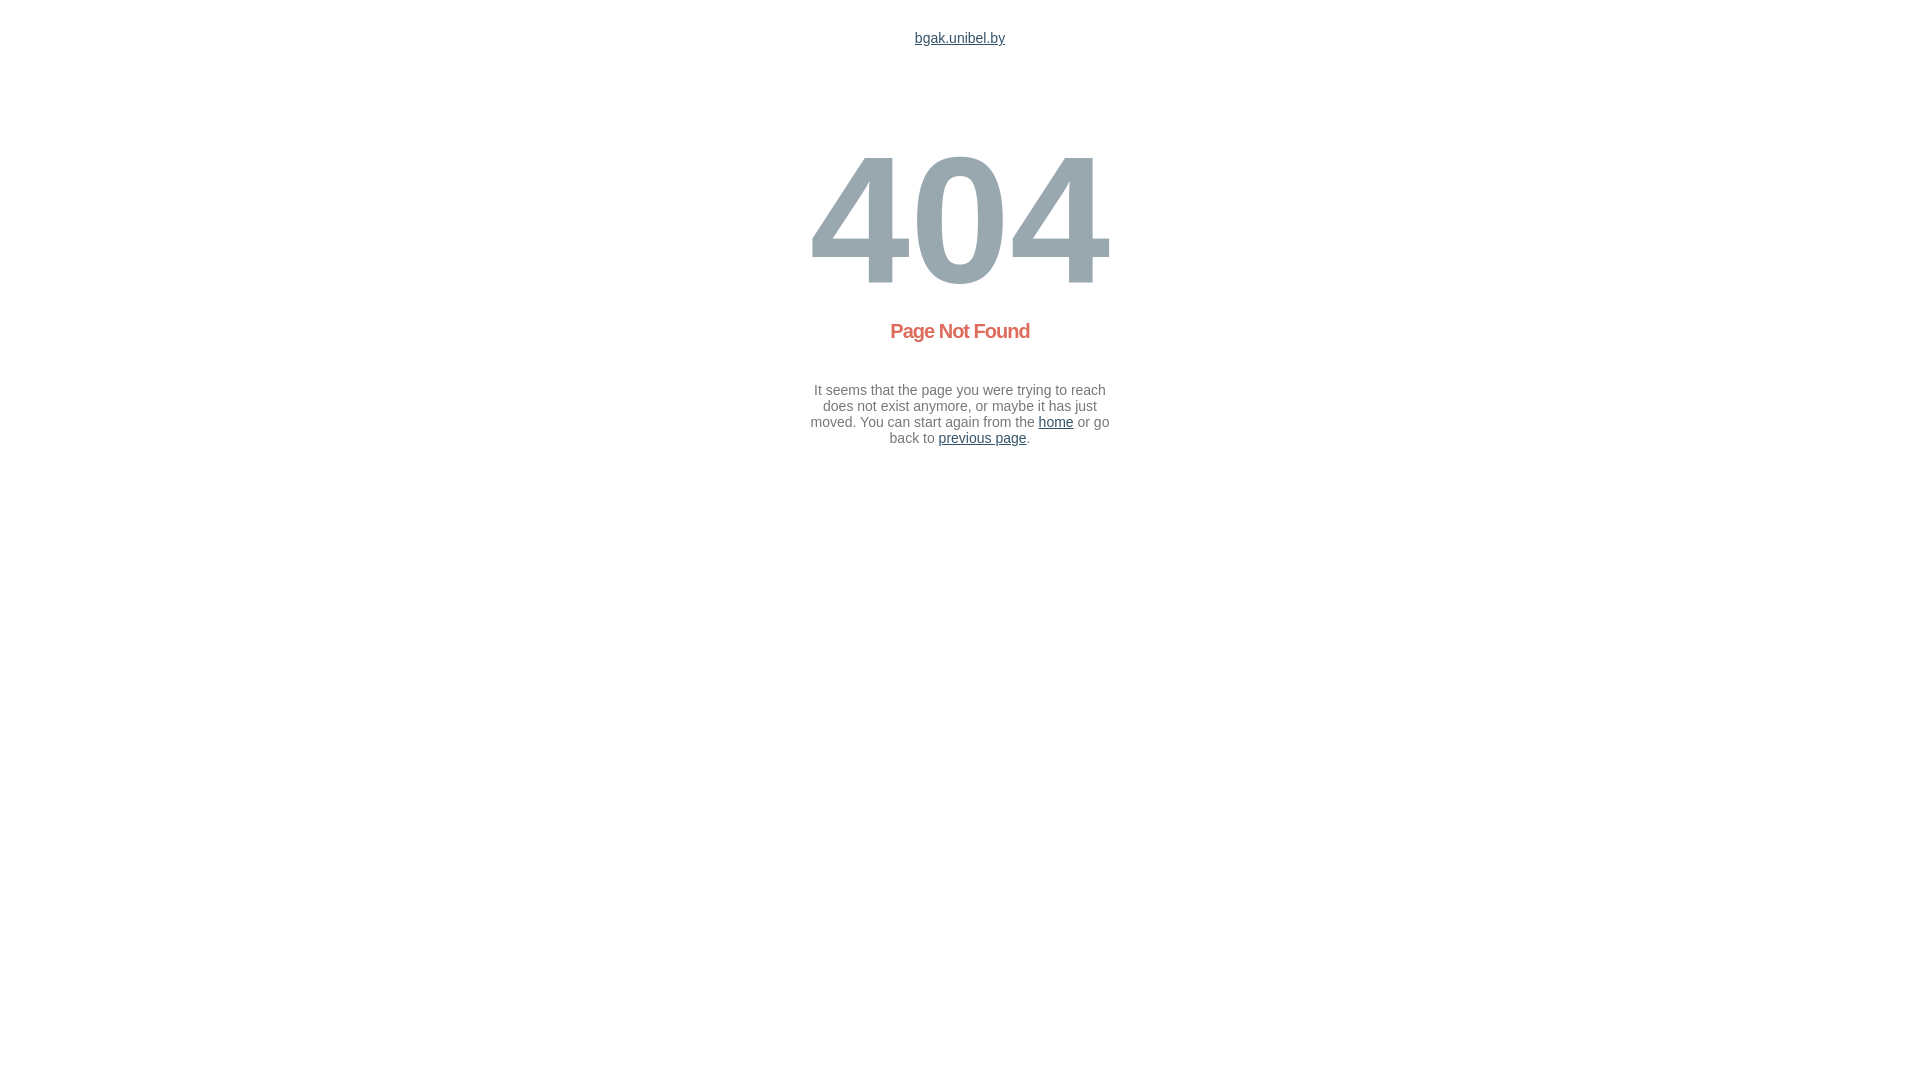 The width and height of the screenshot is (1920, 1080). What do you see at coordinates (960, 38) in the screenshot?
I see `'bgak.unibel.by'` at bounding box center [960, 38].